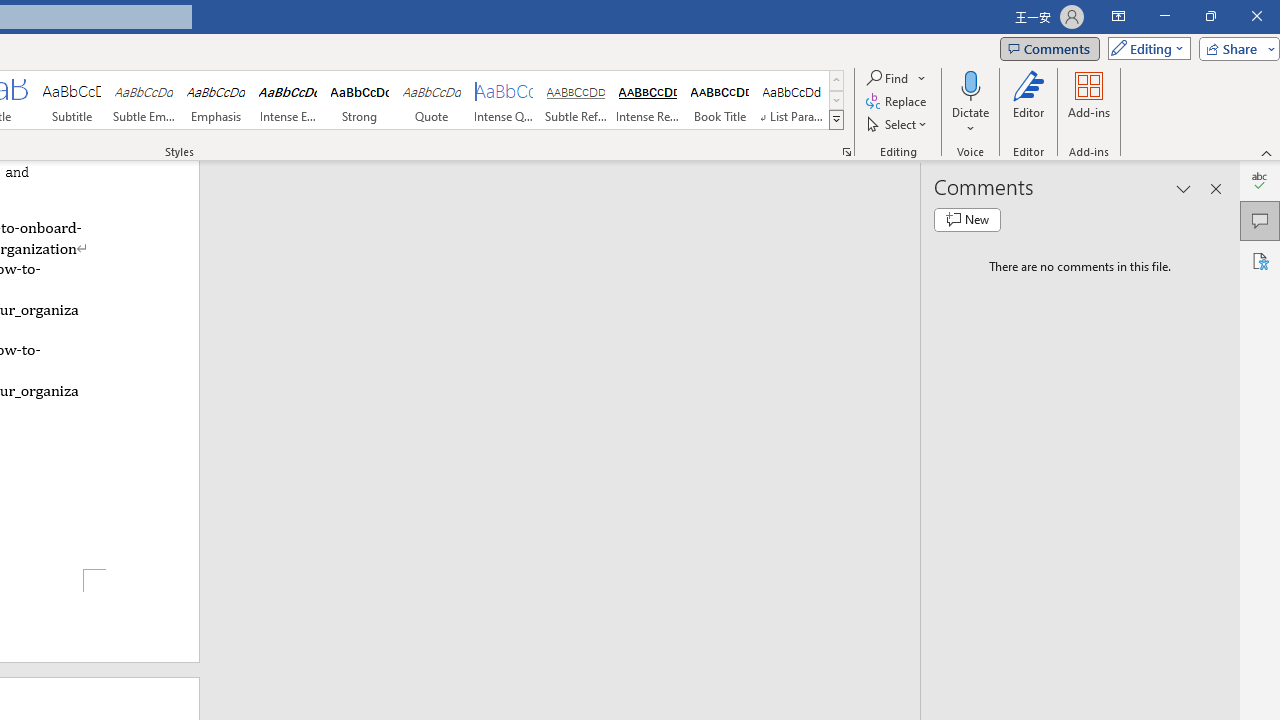  I want to click on 'Intense Emphasis', so click(287, 100).